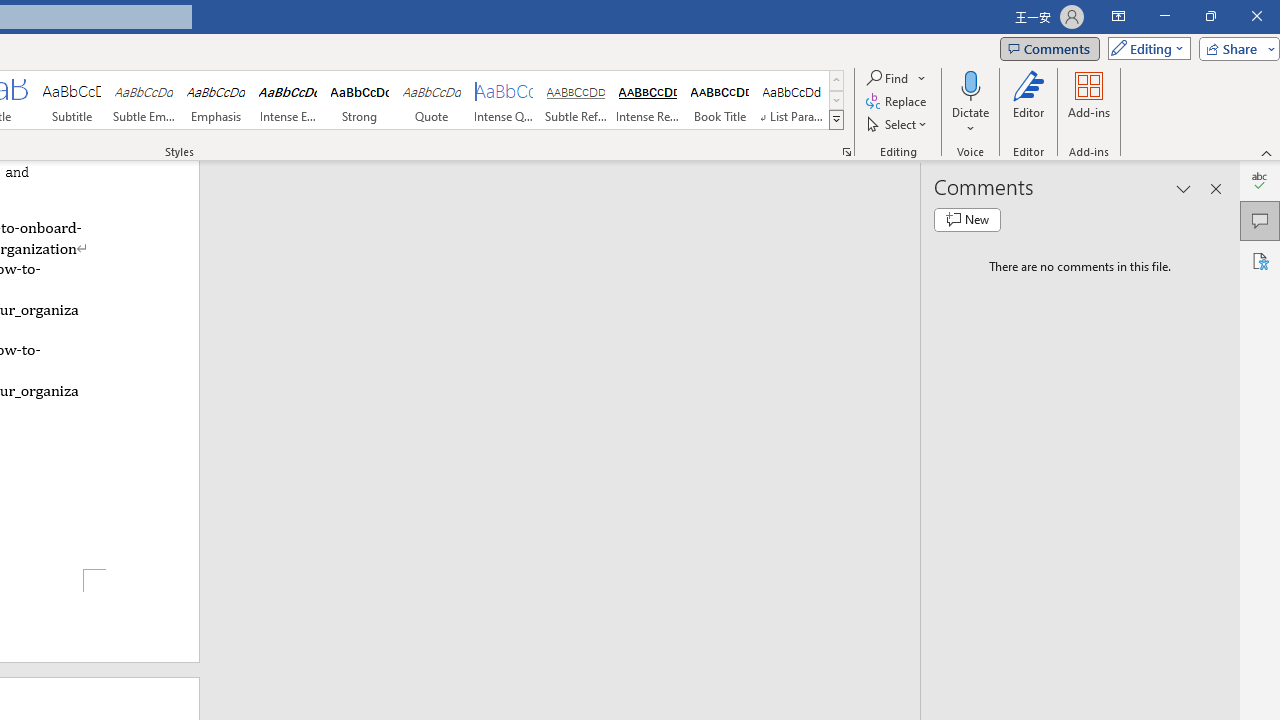  I want to click on 'Intense Emphasis', so click(287, 100).